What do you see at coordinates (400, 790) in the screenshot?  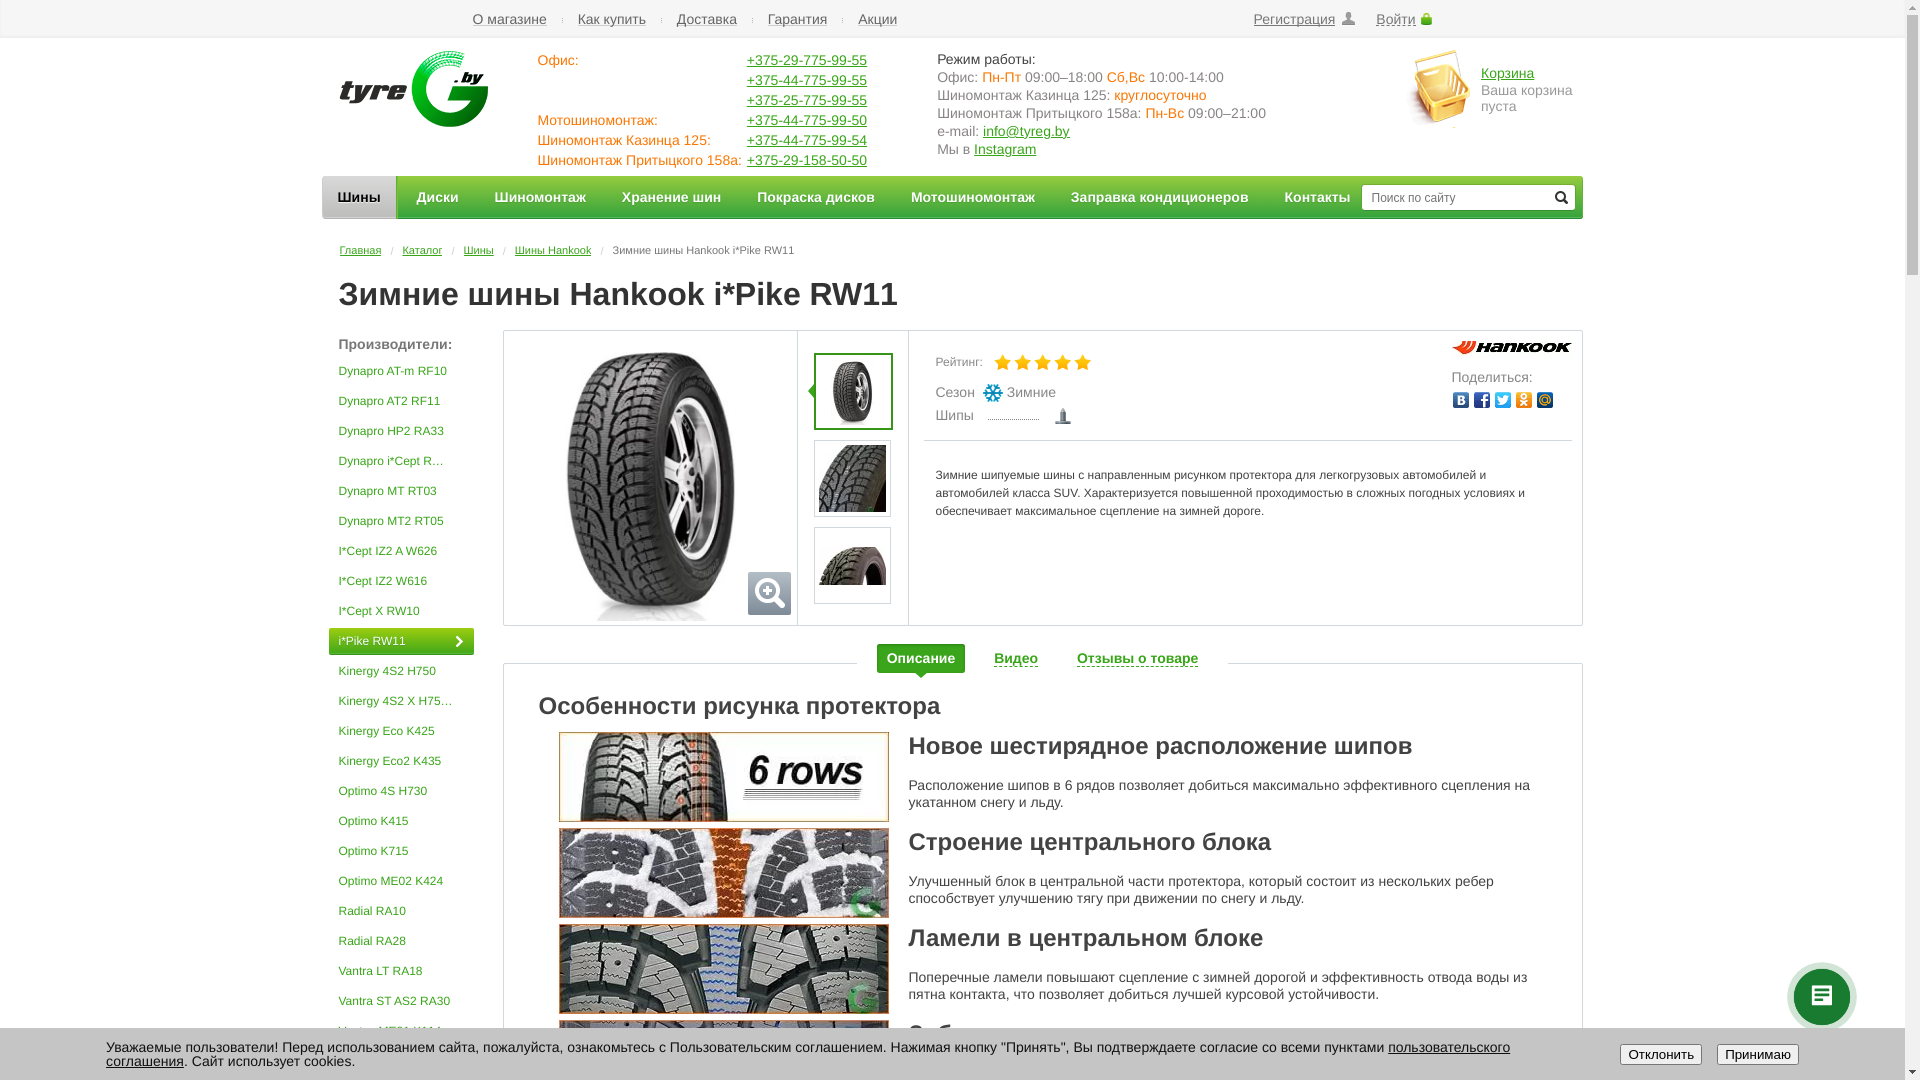 I see `'Optimo 4S H730'` at bounding box center [400, 790].